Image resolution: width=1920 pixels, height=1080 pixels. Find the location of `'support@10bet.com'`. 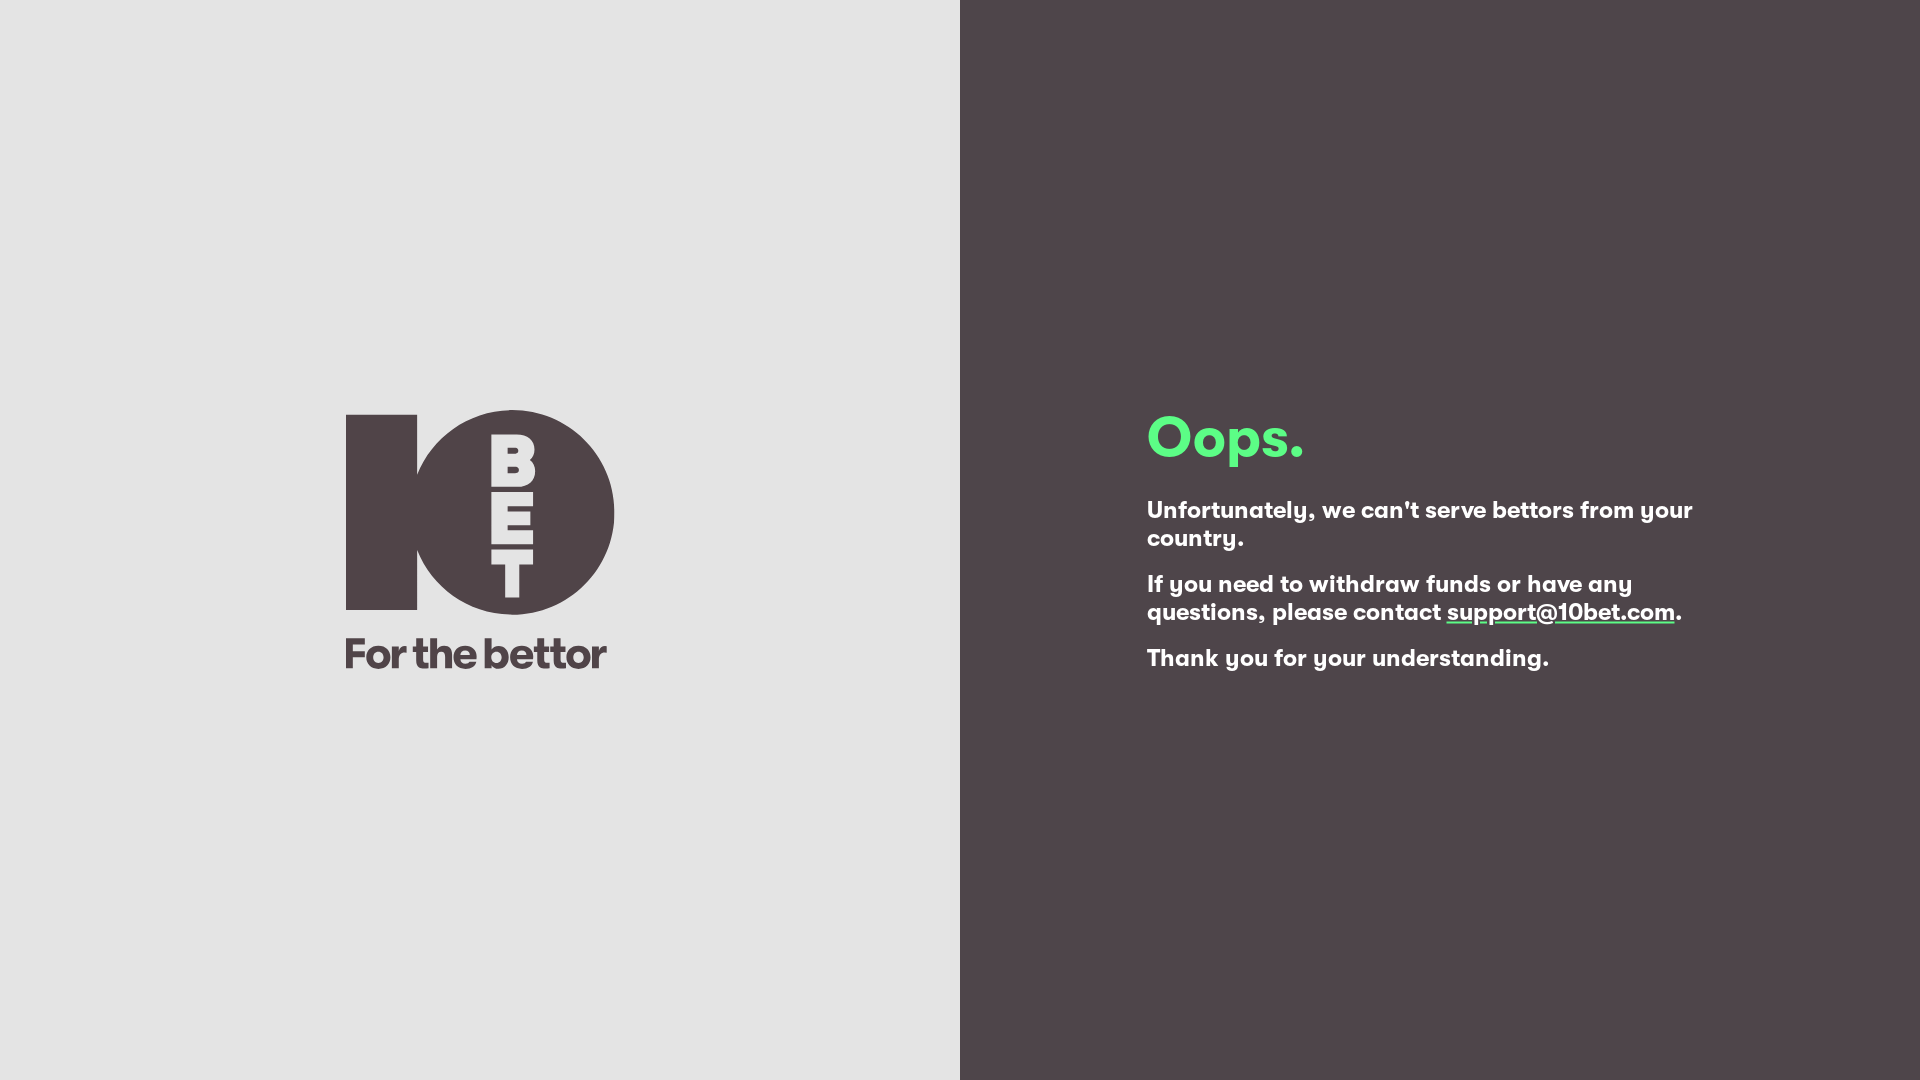

'support@10bet.com' is located at coordinates (1559, 611).